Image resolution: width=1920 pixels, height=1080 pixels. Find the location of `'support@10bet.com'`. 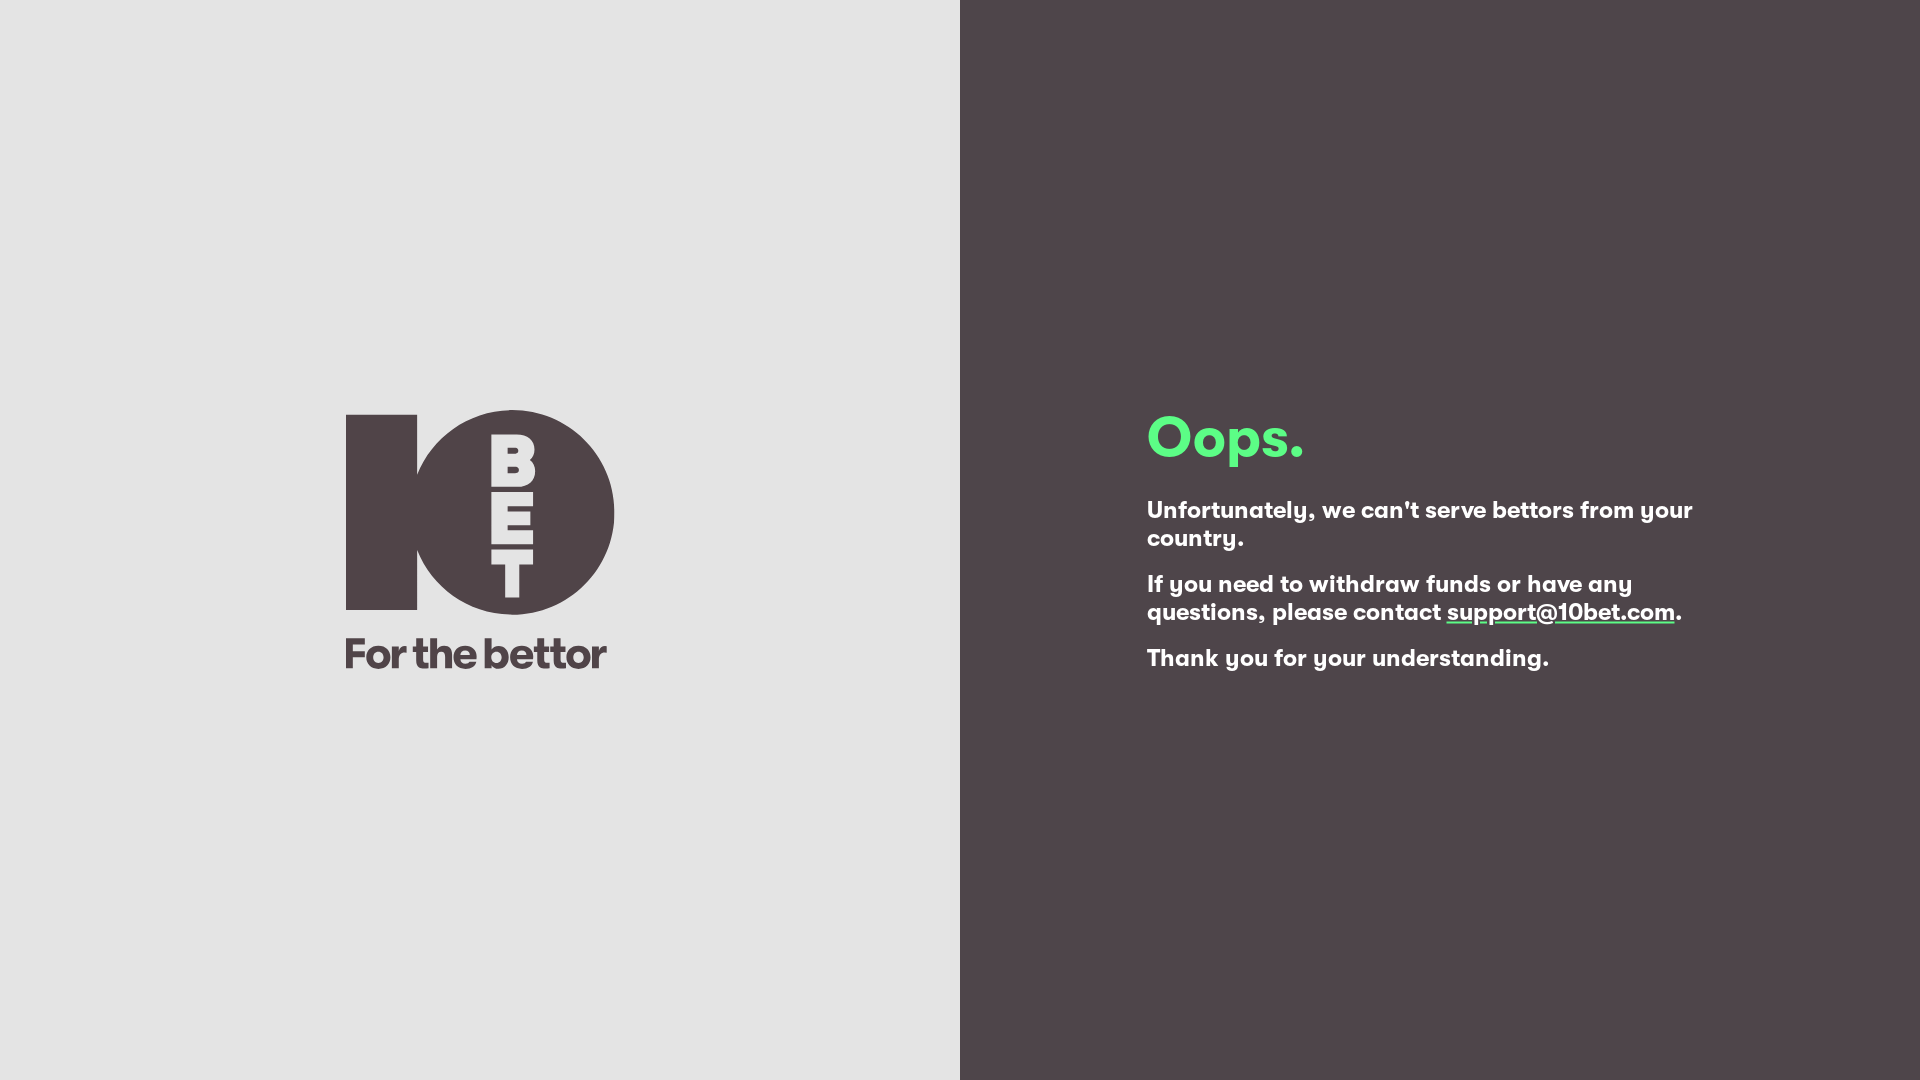

'support@10bet.com' is located at coordinates (1559, 611).